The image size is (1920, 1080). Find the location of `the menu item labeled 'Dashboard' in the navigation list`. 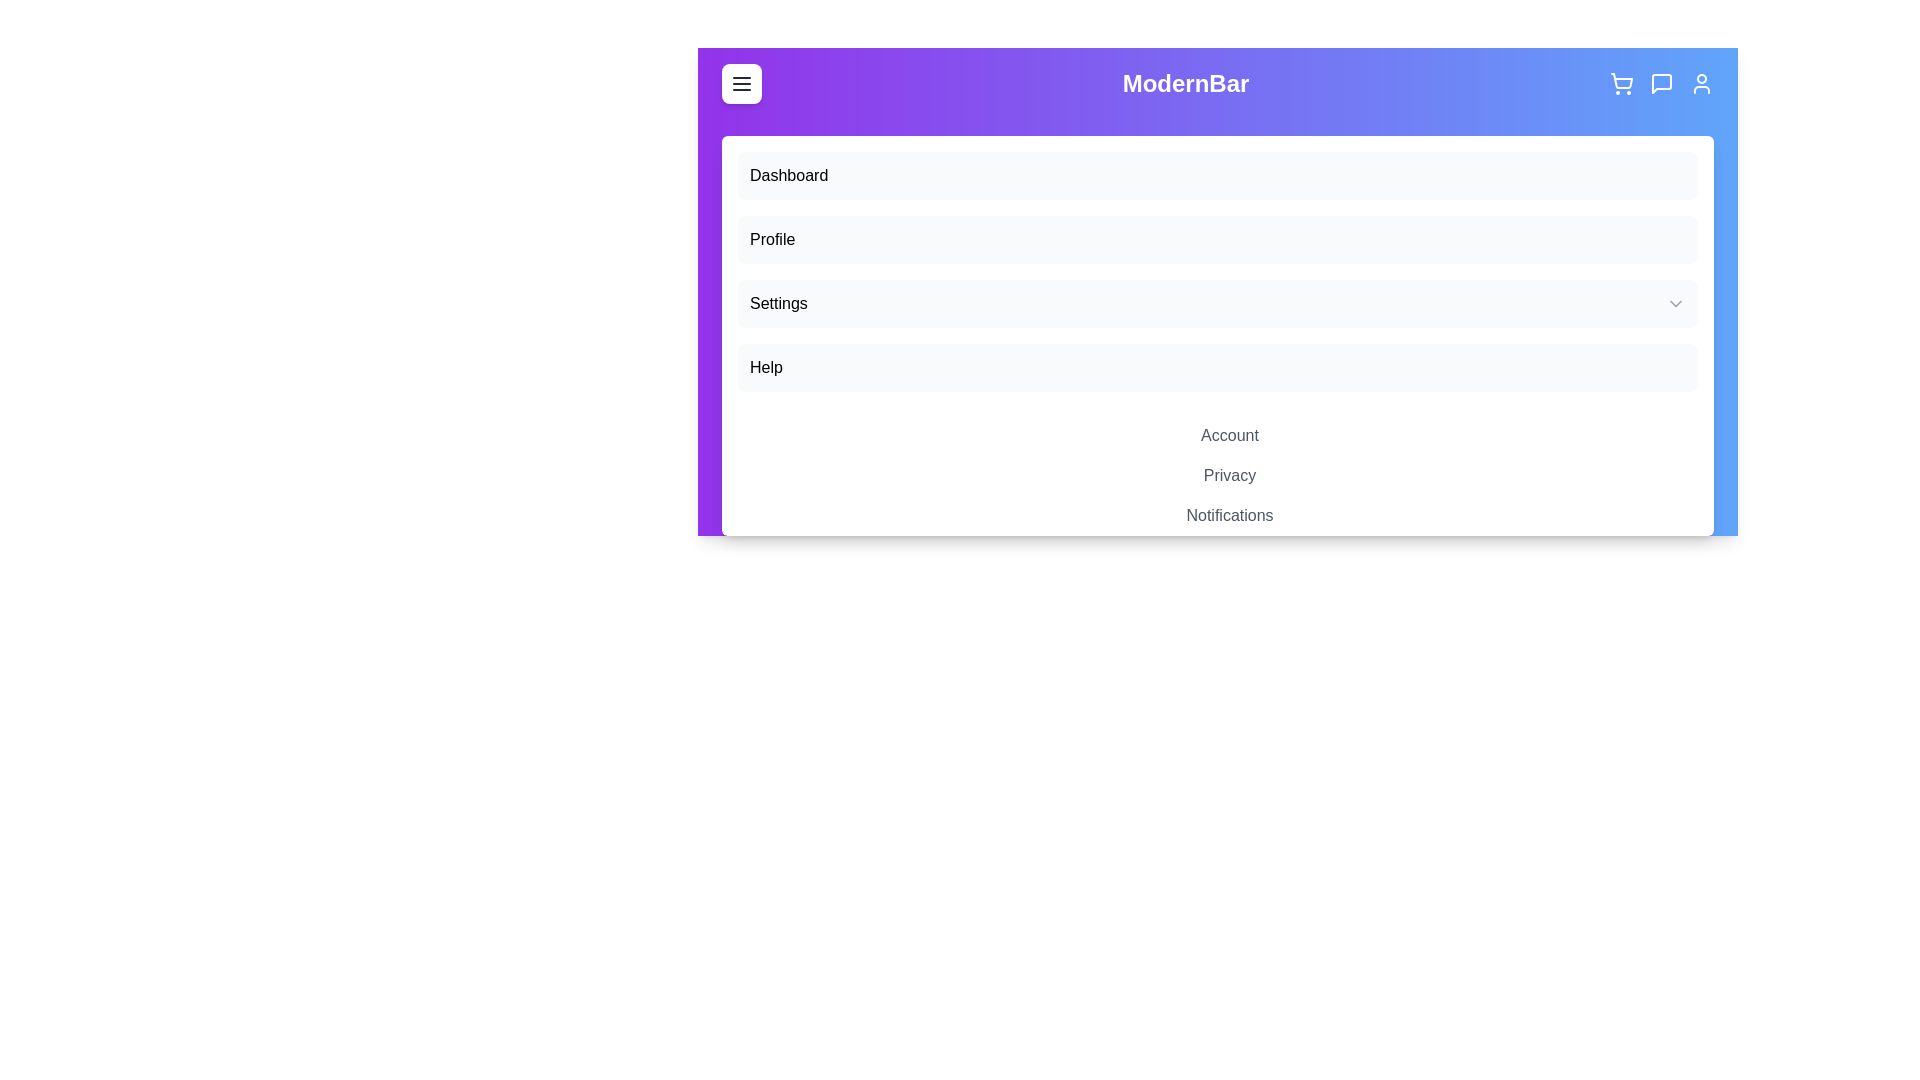

the menu item labeled 'Dashboard' in the navigation list is located at coordinates (1217, 175).